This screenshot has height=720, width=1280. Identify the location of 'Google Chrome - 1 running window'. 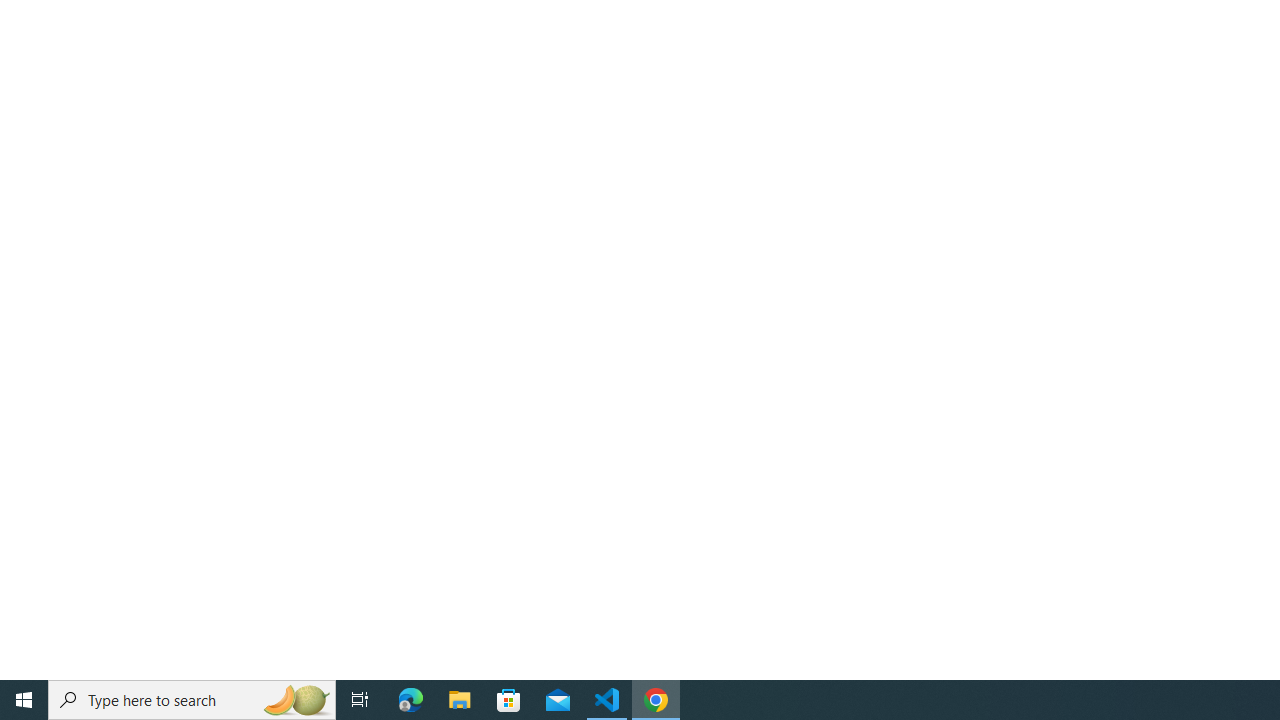
(656, 698).